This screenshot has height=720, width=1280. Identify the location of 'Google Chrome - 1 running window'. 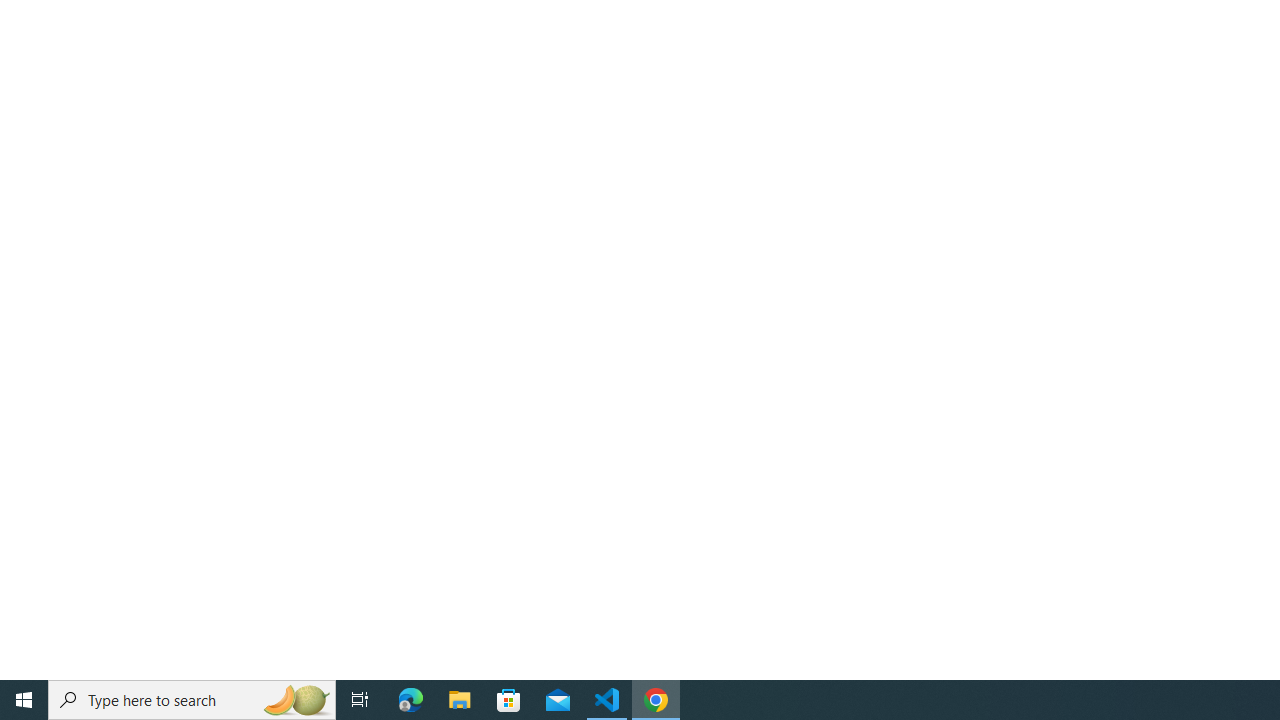
(656, 698).